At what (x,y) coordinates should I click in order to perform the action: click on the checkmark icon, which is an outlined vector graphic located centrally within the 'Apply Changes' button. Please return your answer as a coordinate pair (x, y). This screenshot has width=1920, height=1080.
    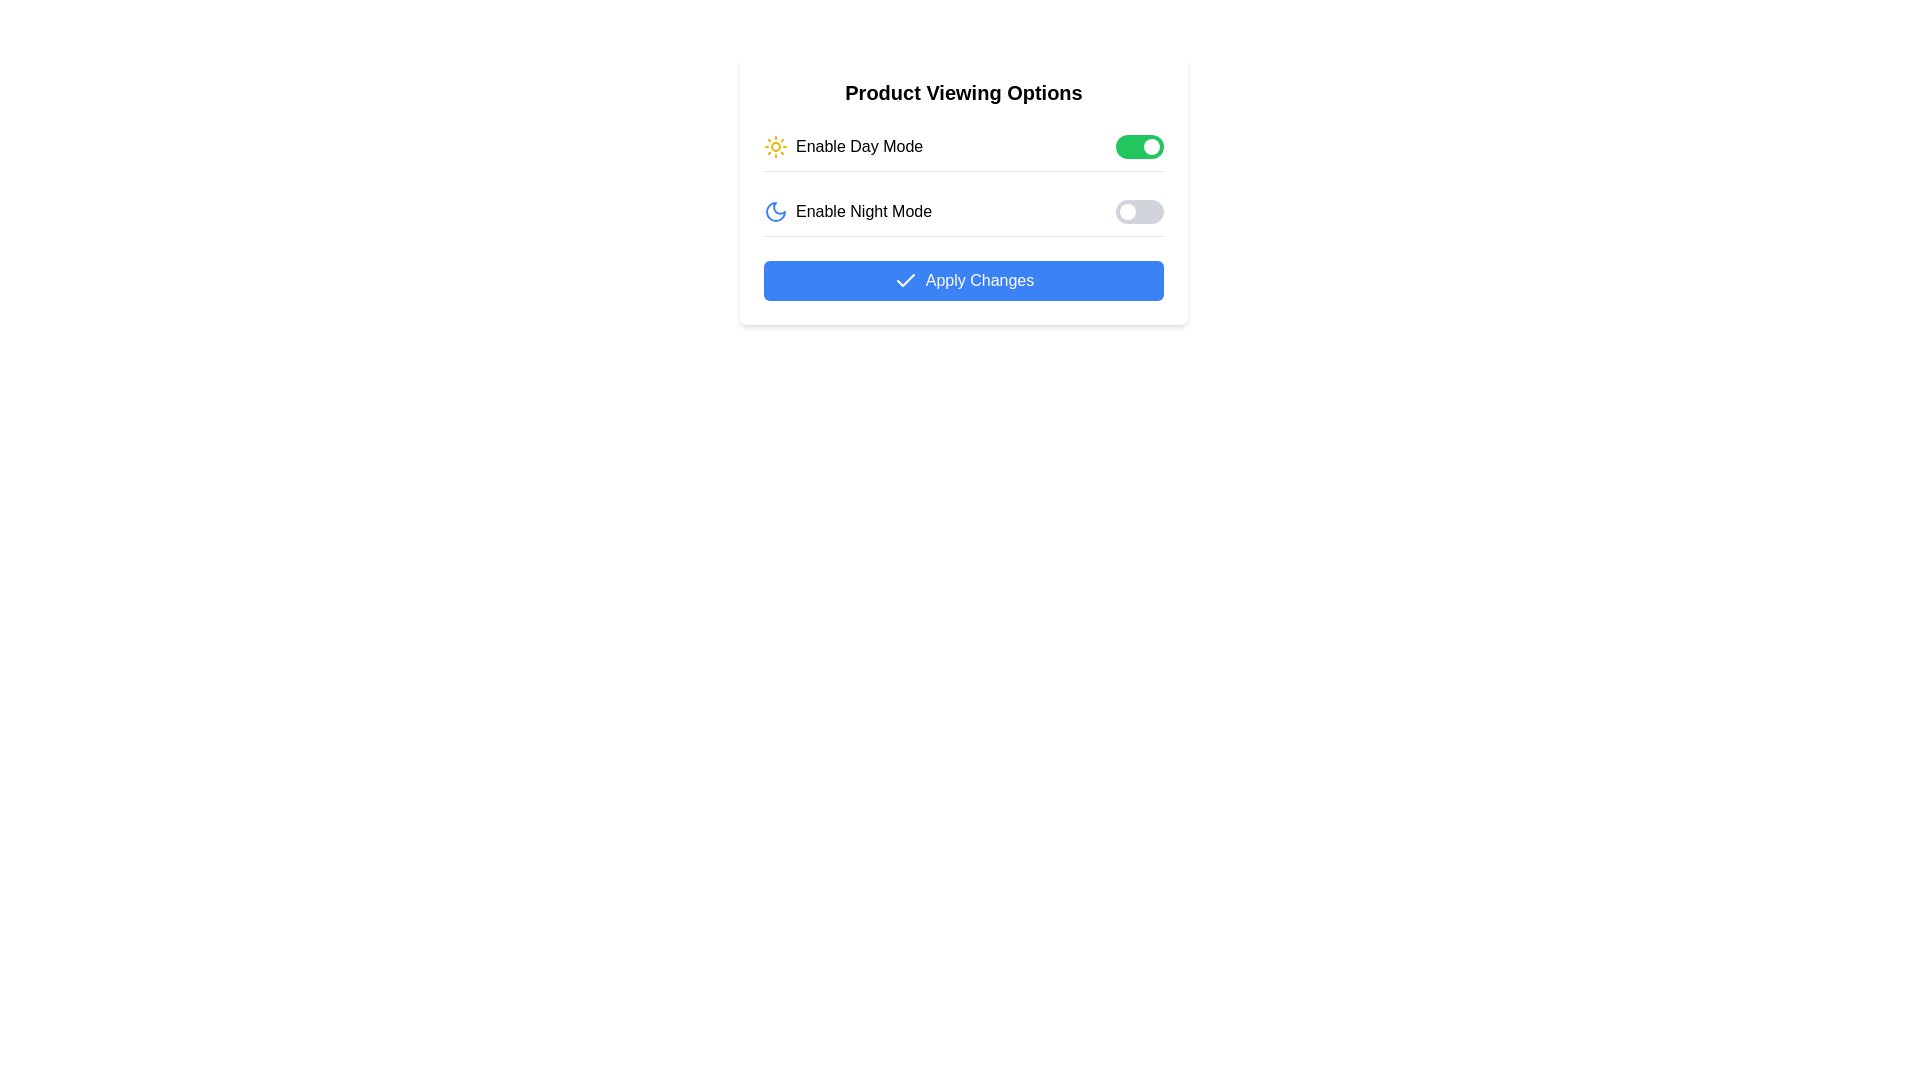
    Looking at the image, I should click on (904, 280).